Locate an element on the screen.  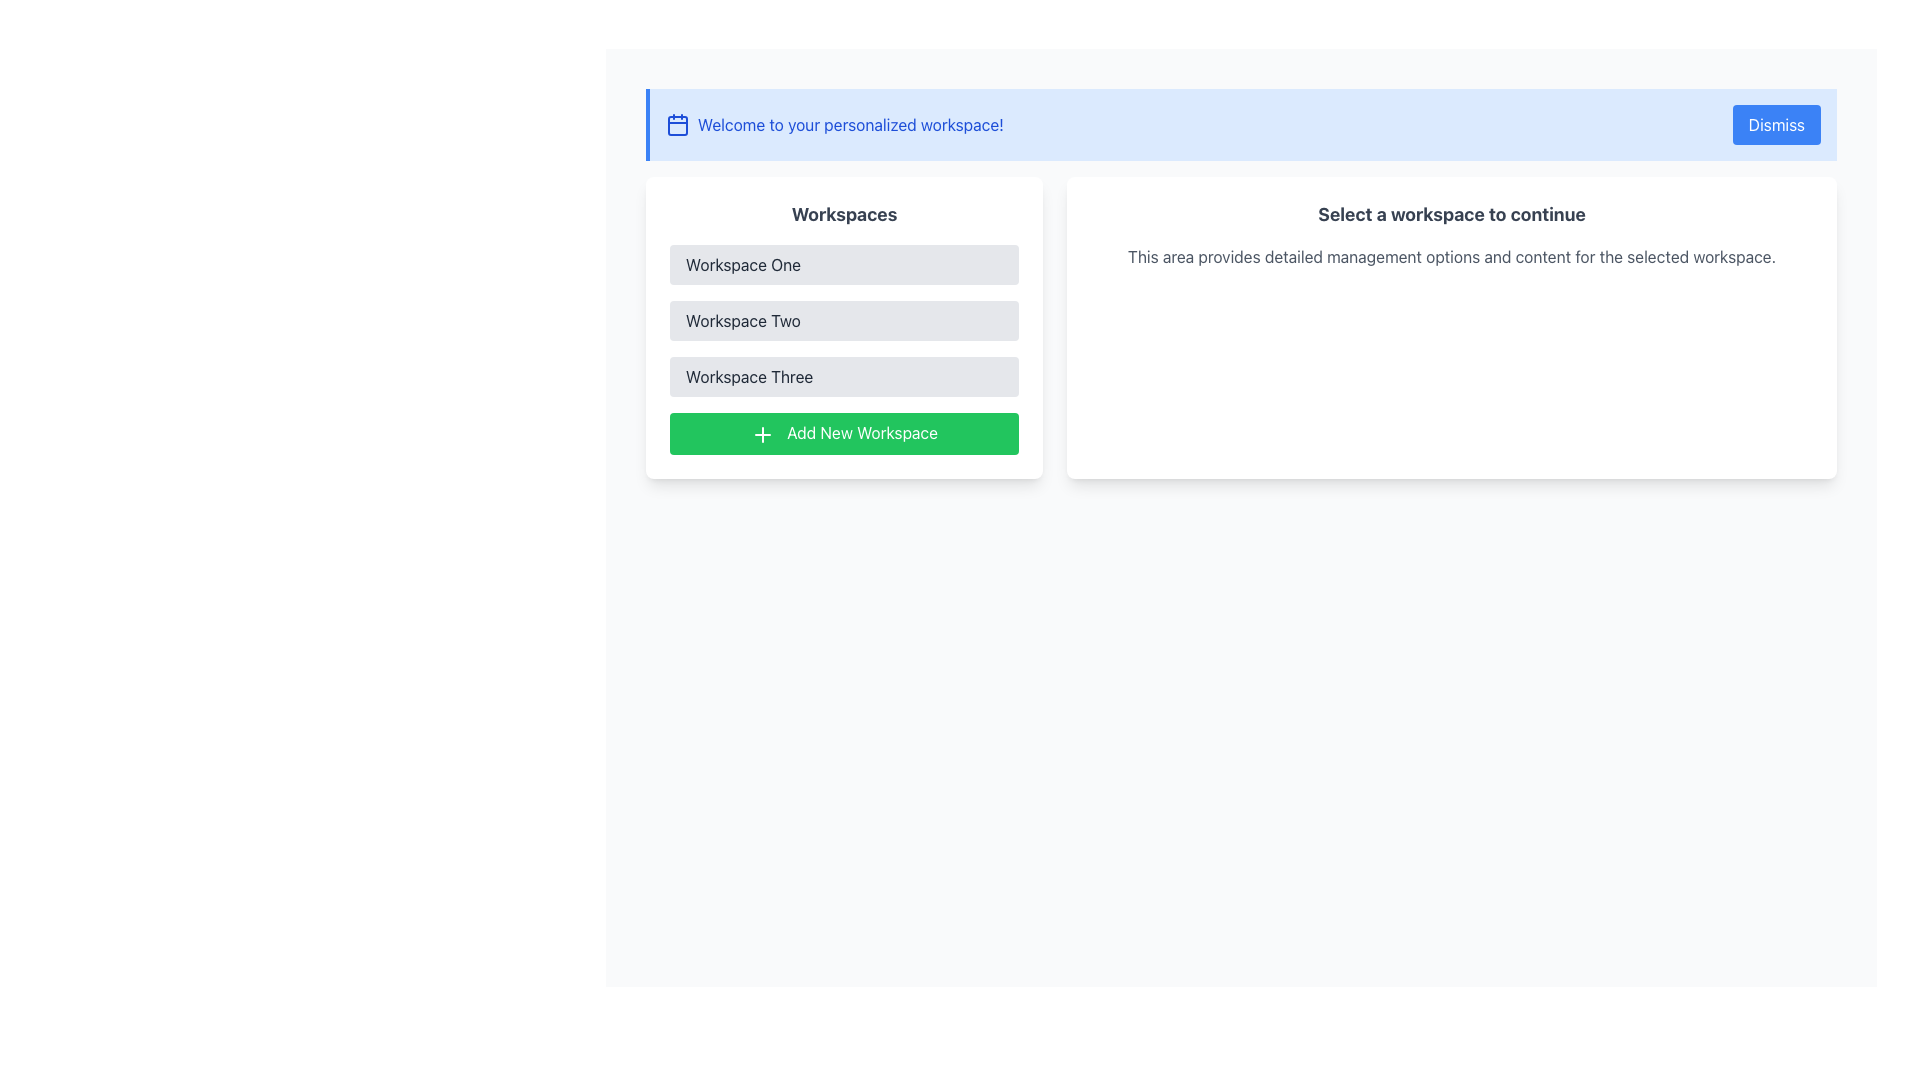
the close button located at the far-right end of the notification bar is located at coordinates (1776, 124).